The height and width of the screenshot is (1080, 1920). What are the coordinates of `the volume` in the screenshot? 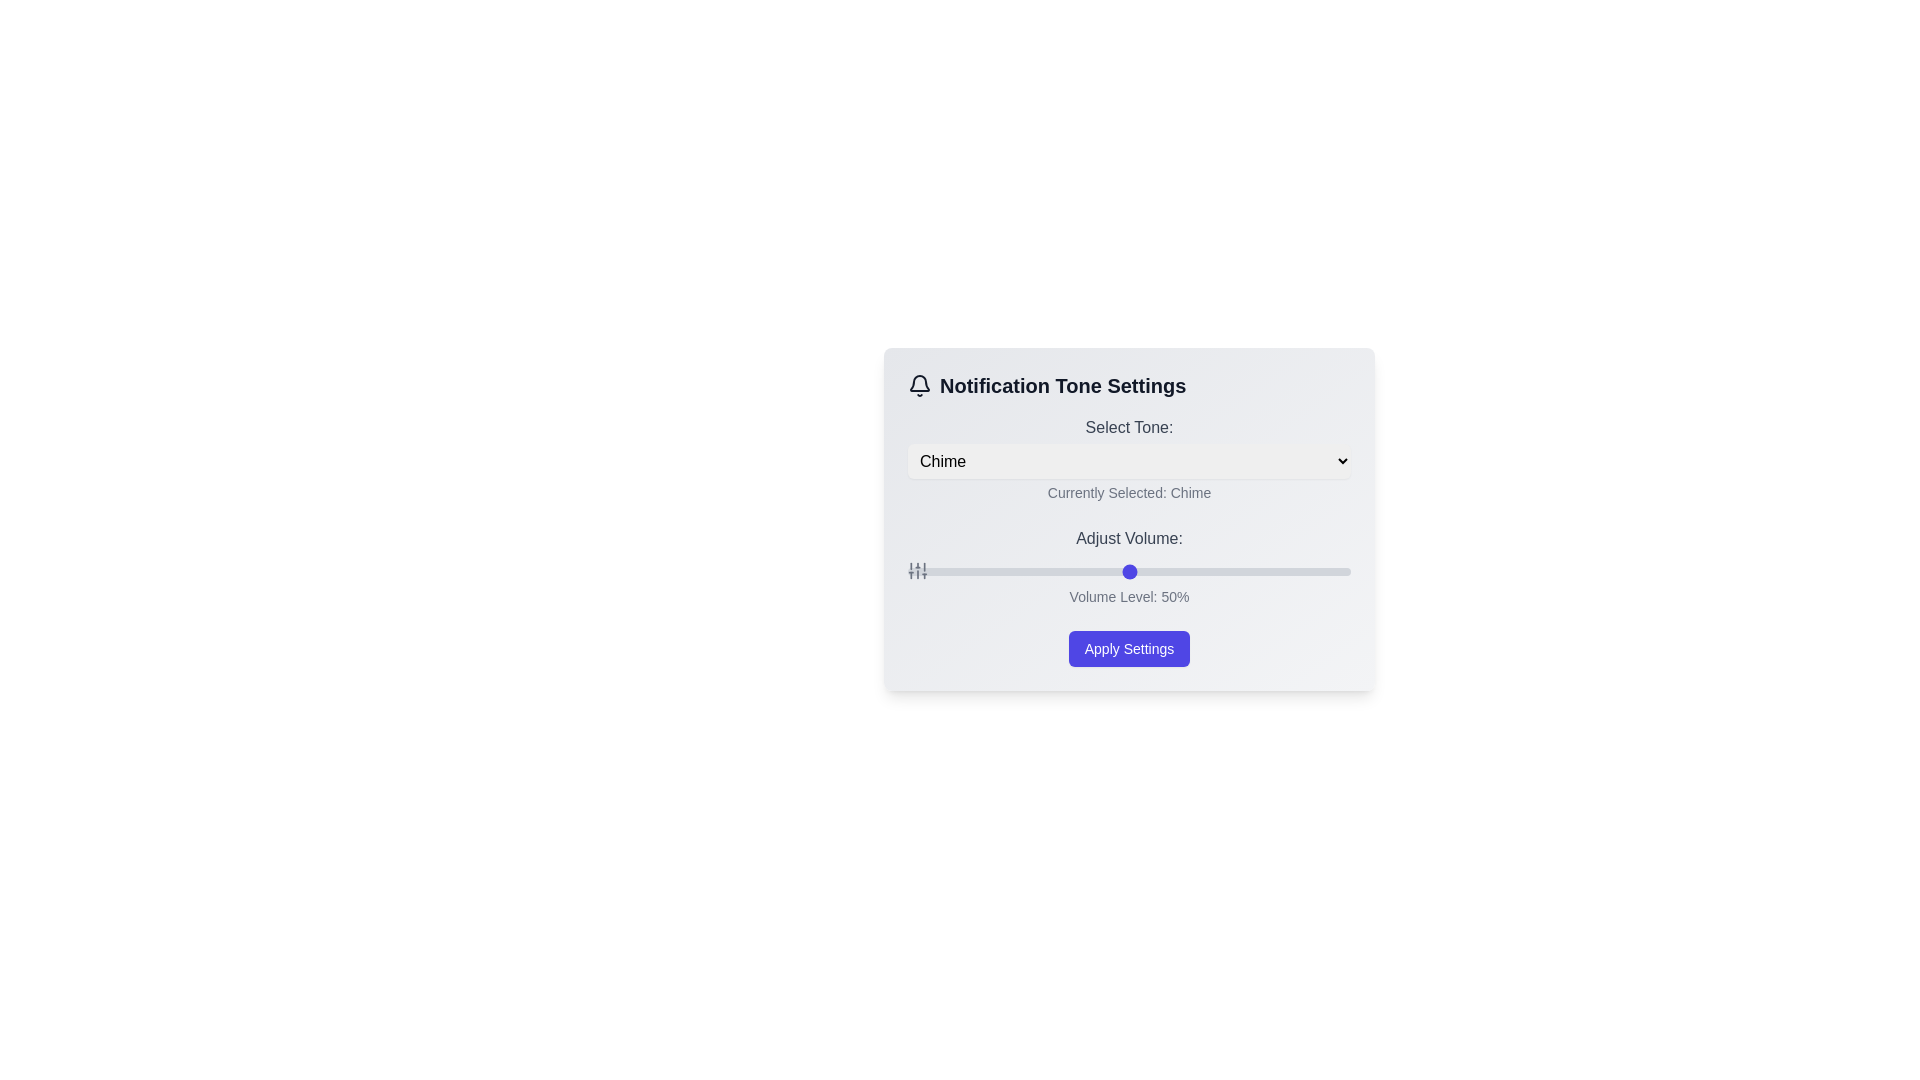 It's located at (1147, 571).